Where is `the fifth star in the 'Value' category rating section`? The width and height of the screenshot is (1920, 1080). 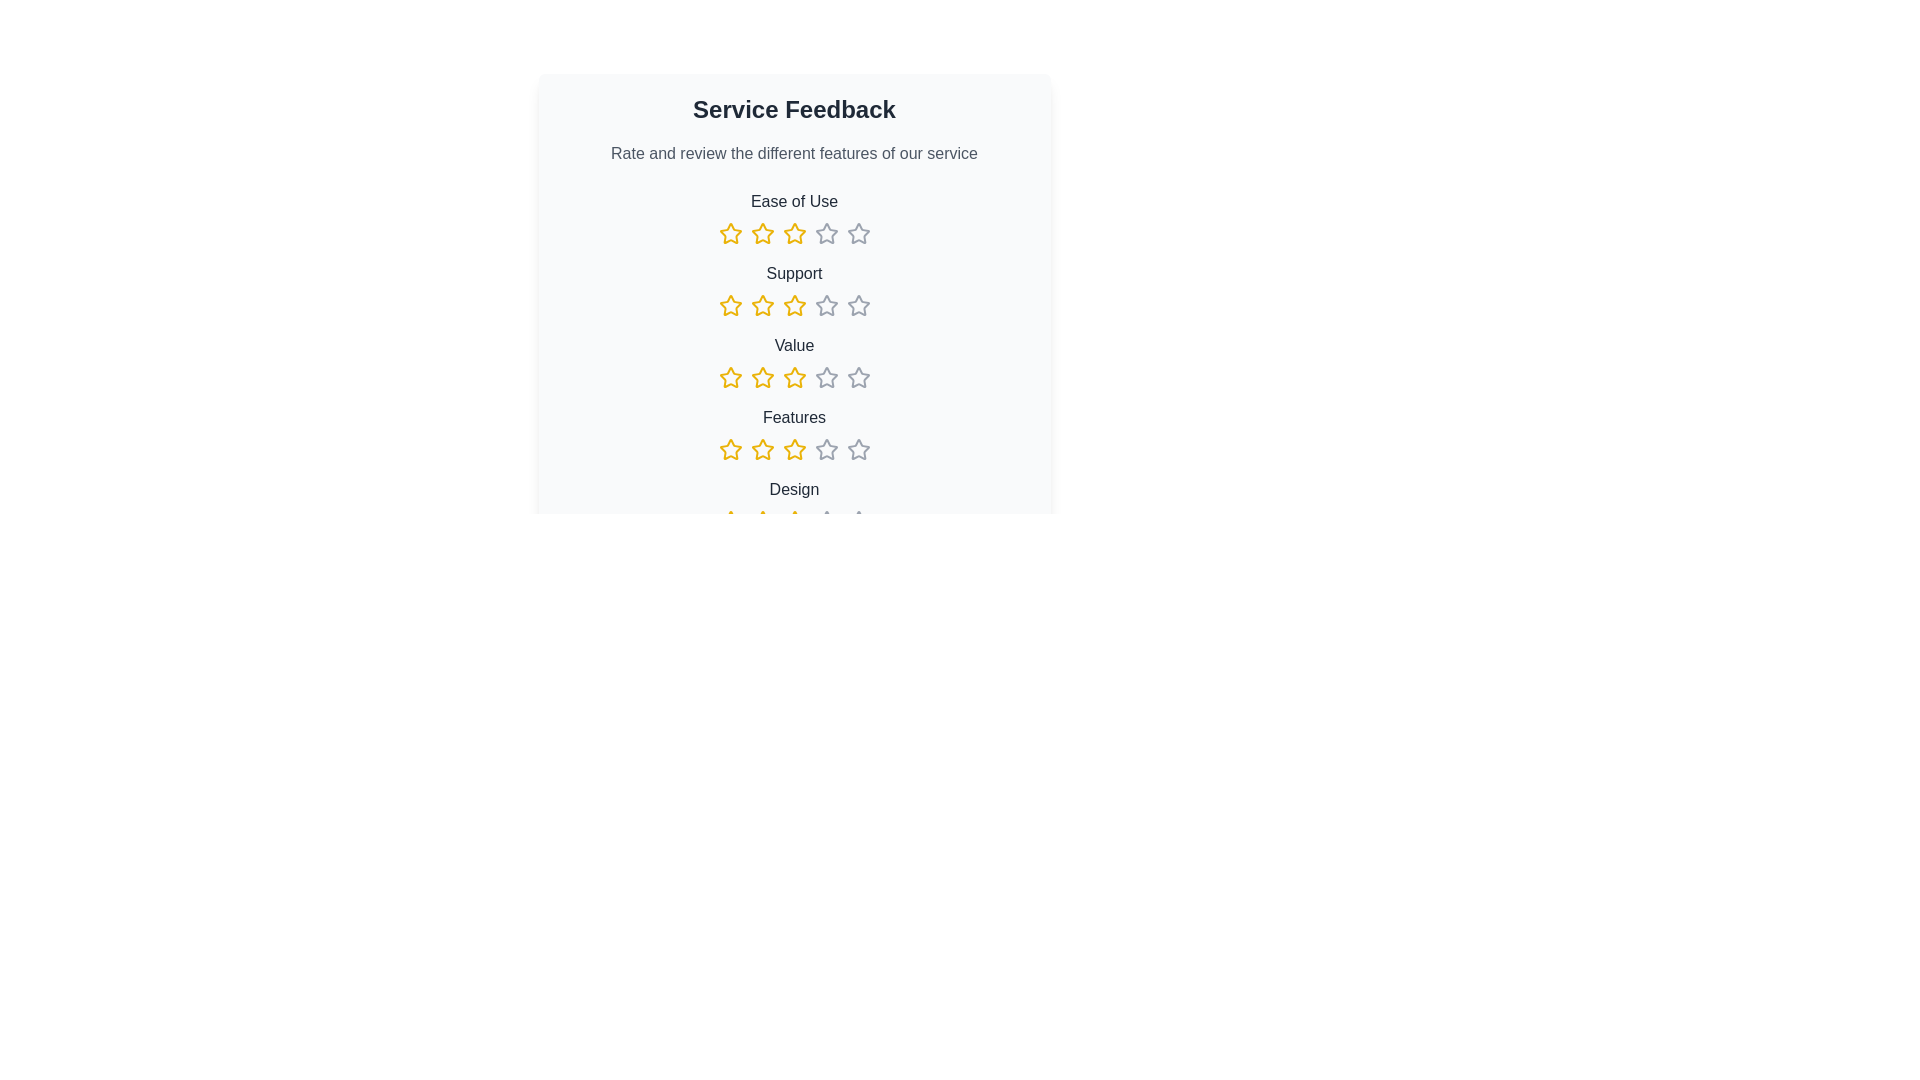
the fifth star in the 'Value' category rating section is located at coordinates (858, 378).